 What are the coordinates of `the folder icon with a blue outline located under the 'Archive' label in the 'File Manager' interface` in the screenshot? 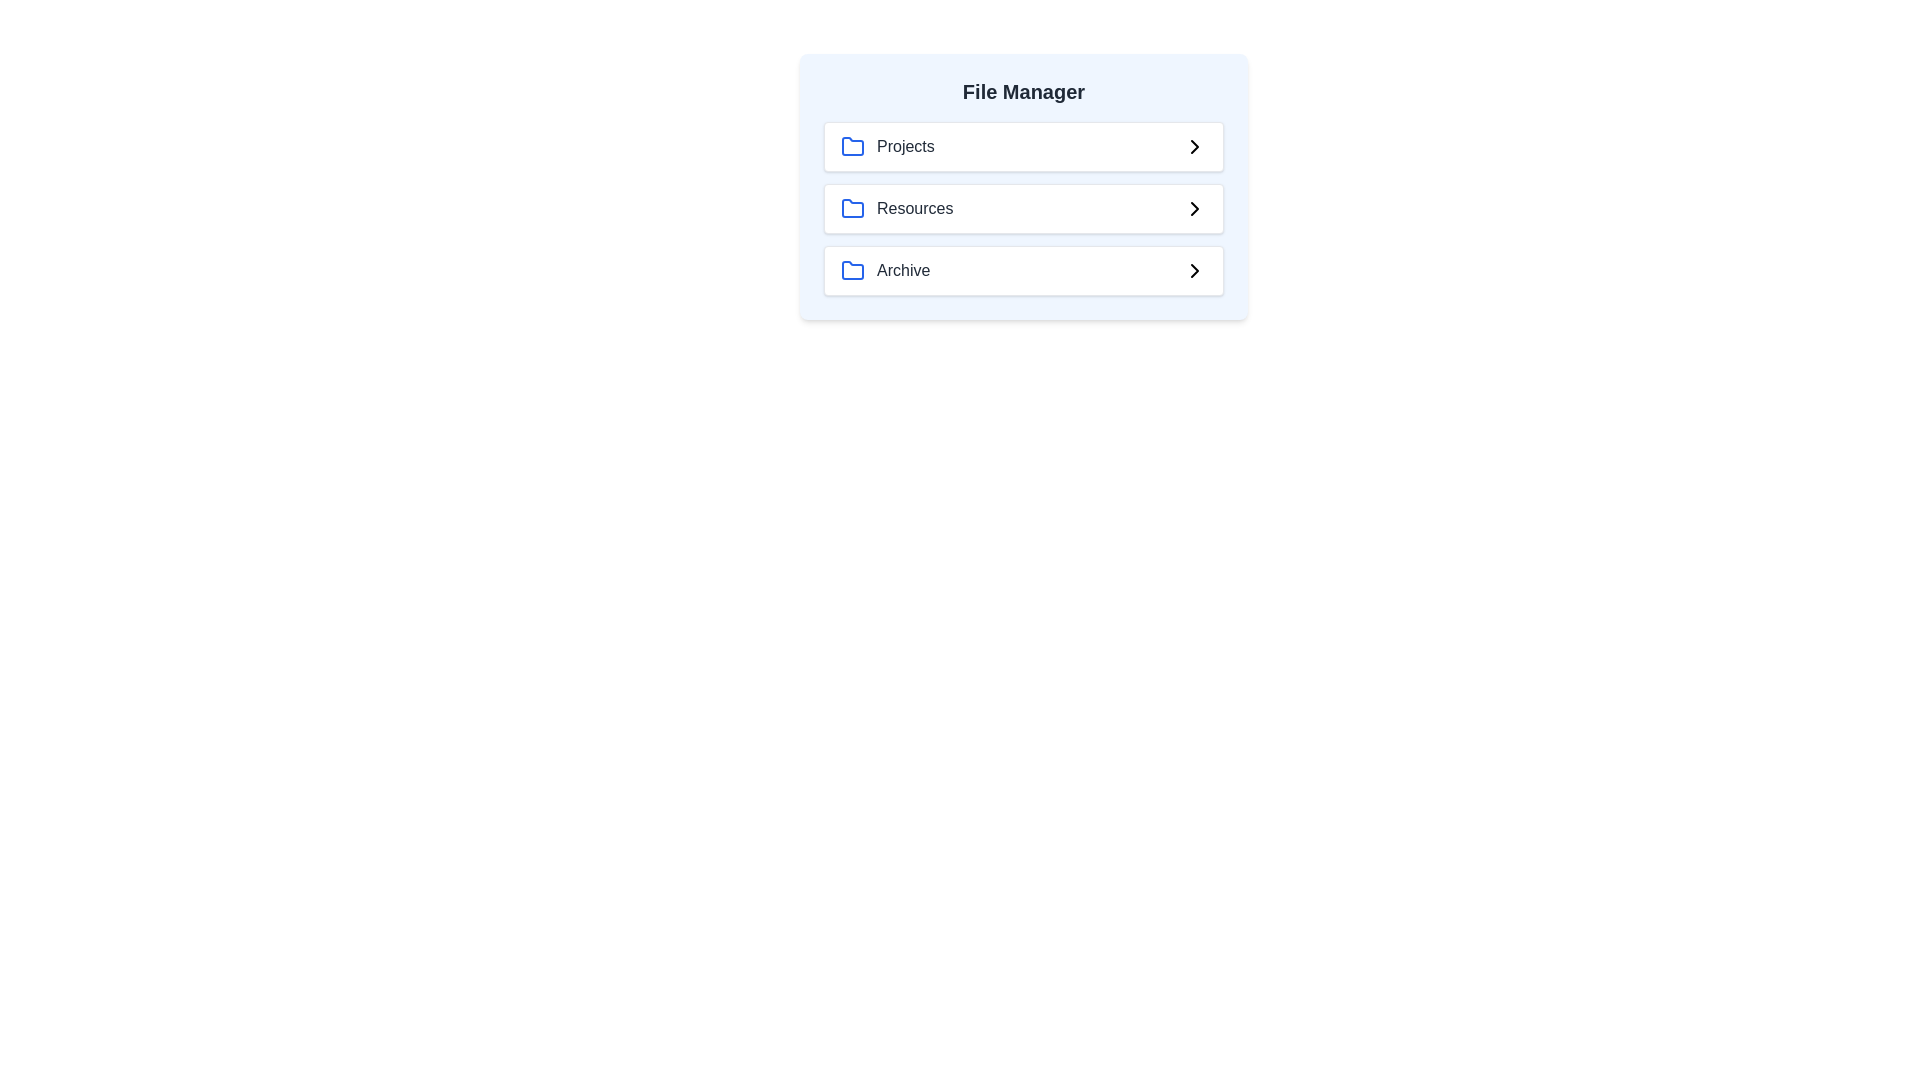 It's located at (853, 270).